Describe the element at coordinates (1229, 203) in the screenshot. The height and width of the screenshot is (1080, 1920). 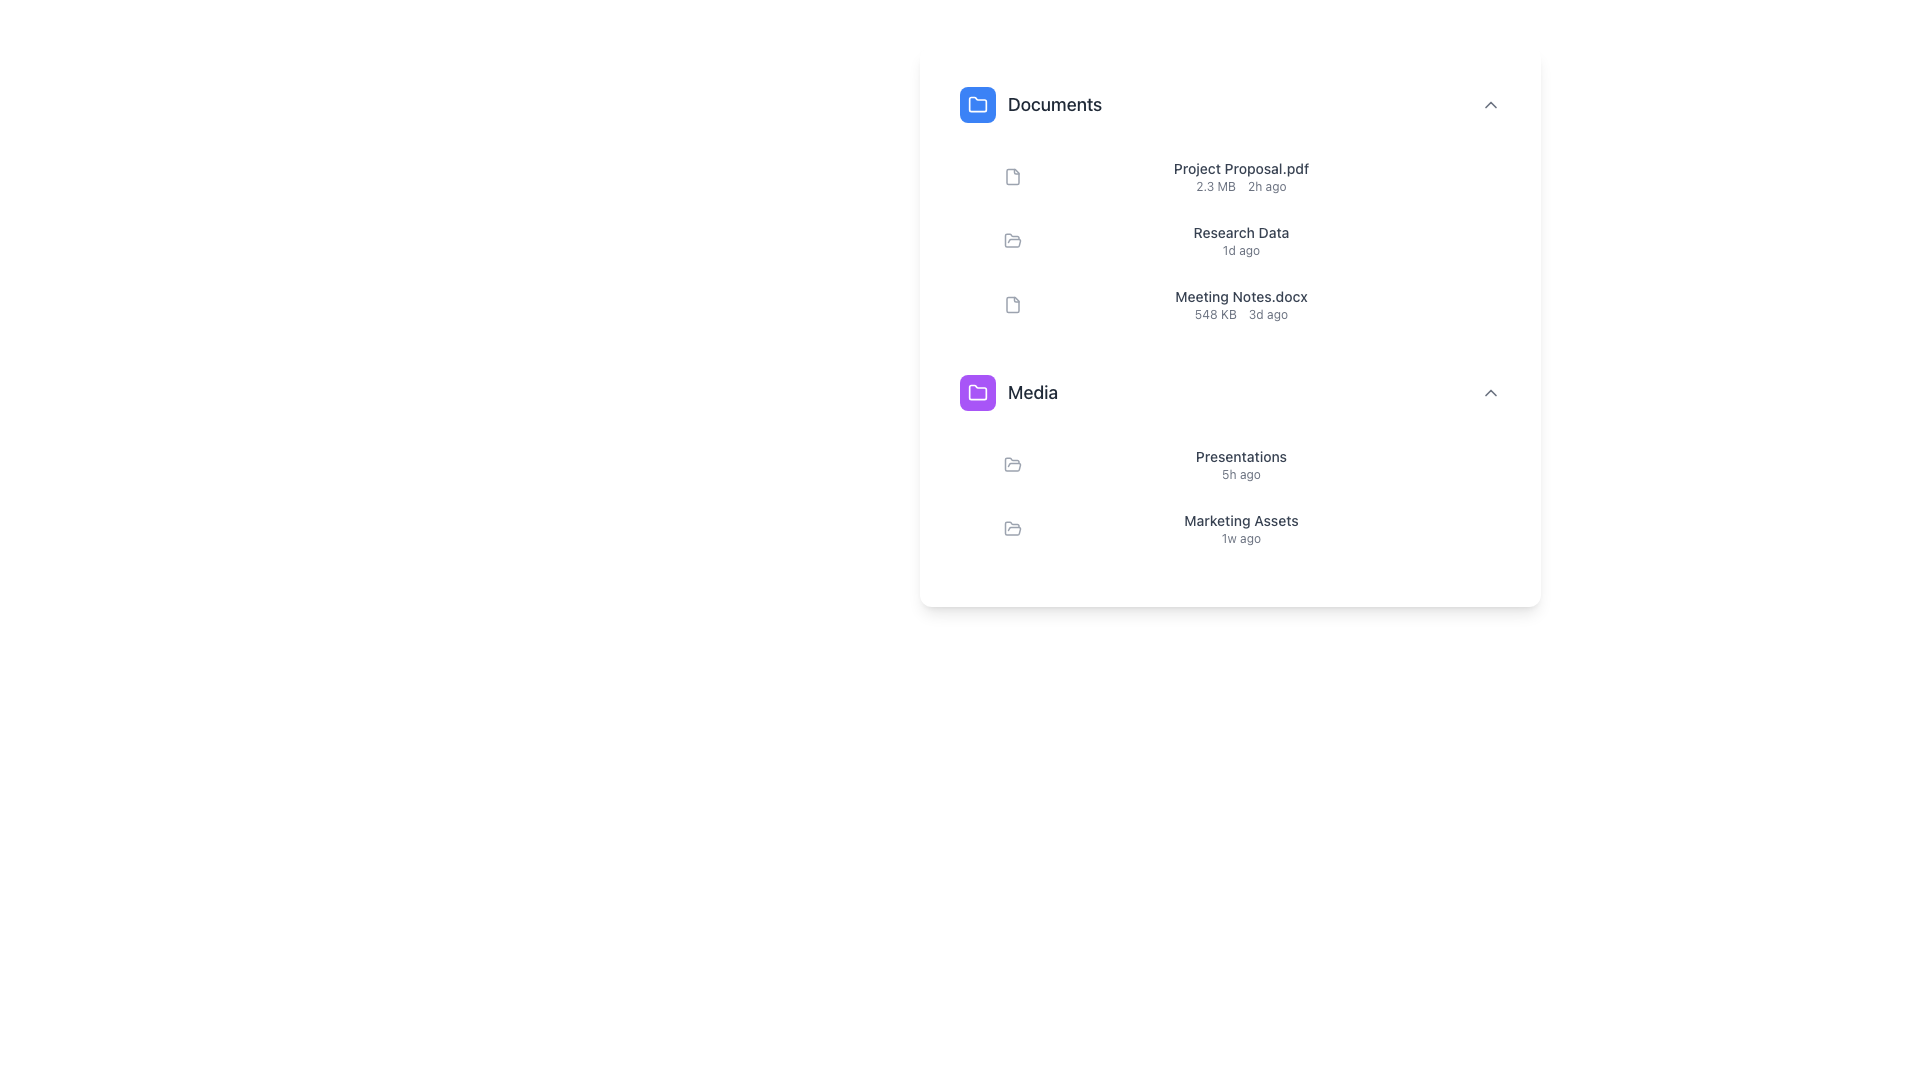
I see `the second item in the 'Documents' list titled 'Research Data'` at that location.